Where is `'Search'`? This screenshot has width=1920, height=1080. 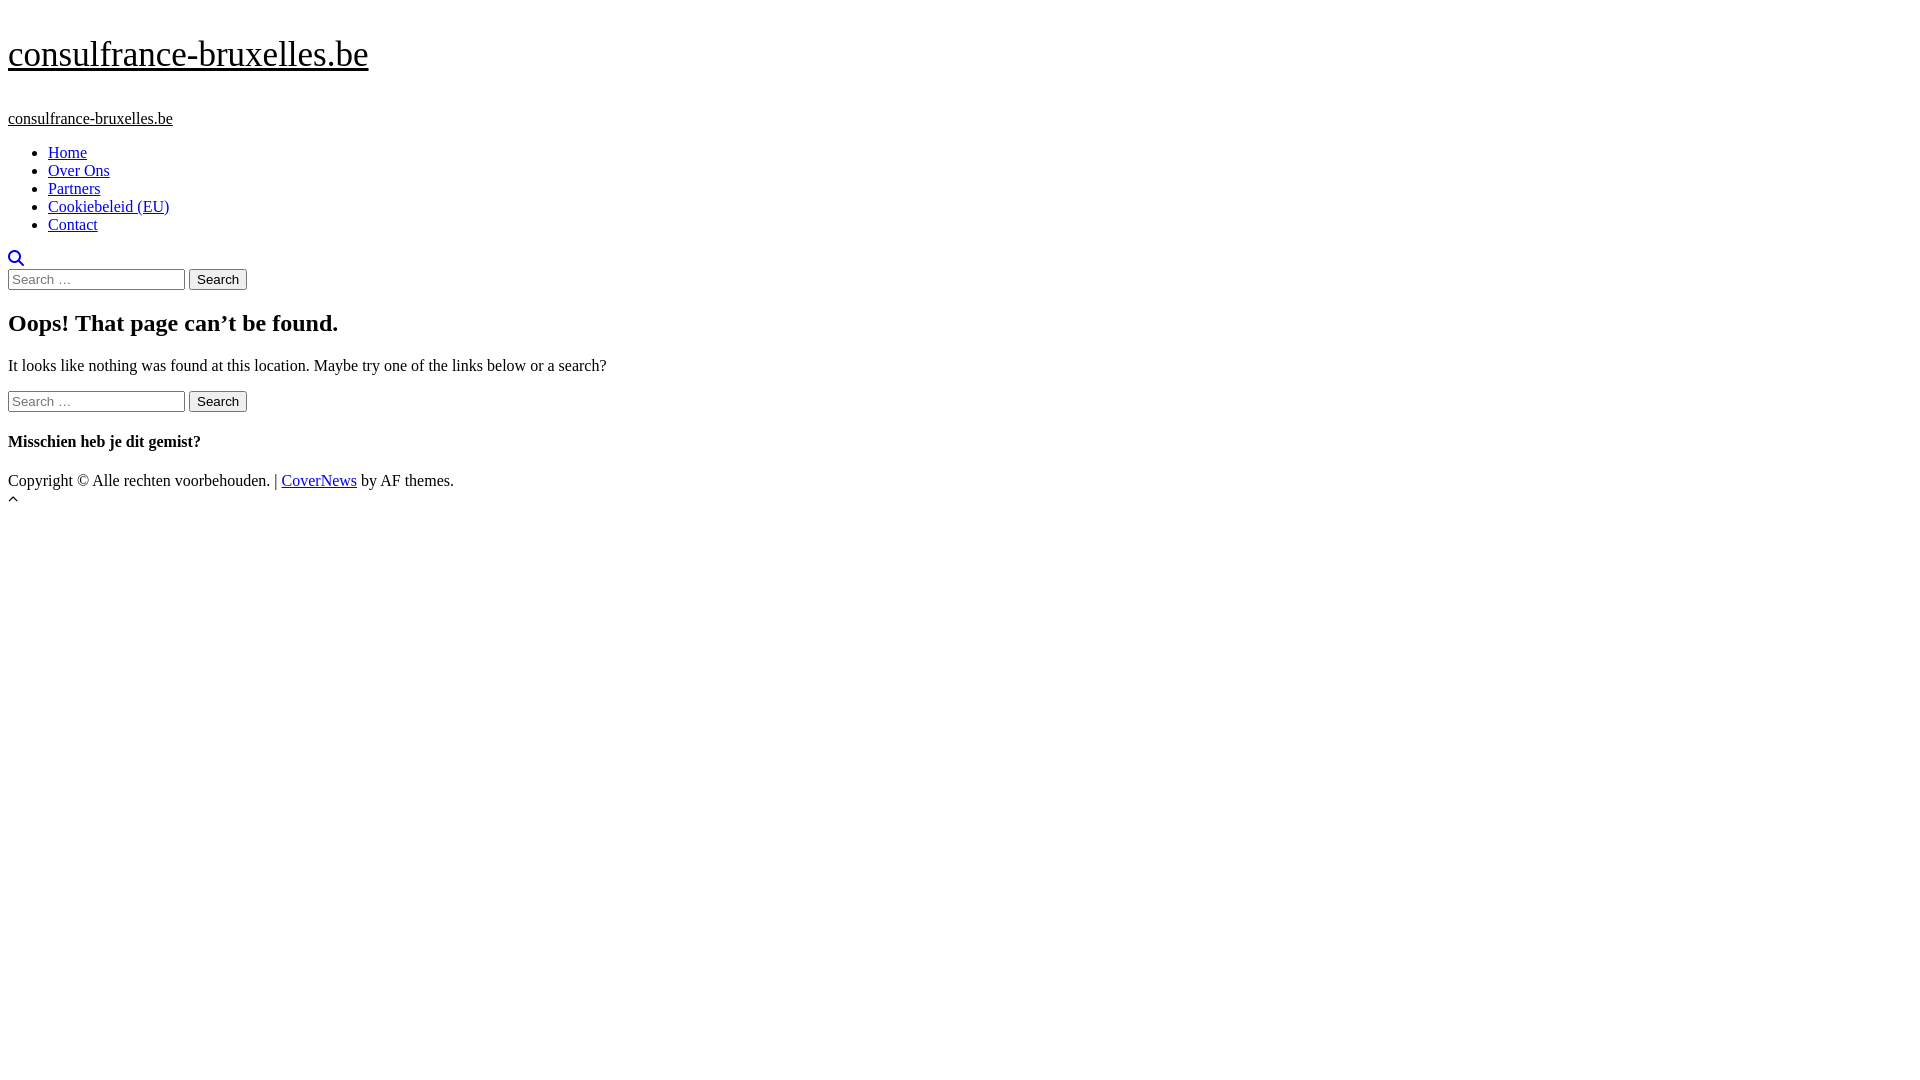 'Search' is located at coordinates (15, 258).